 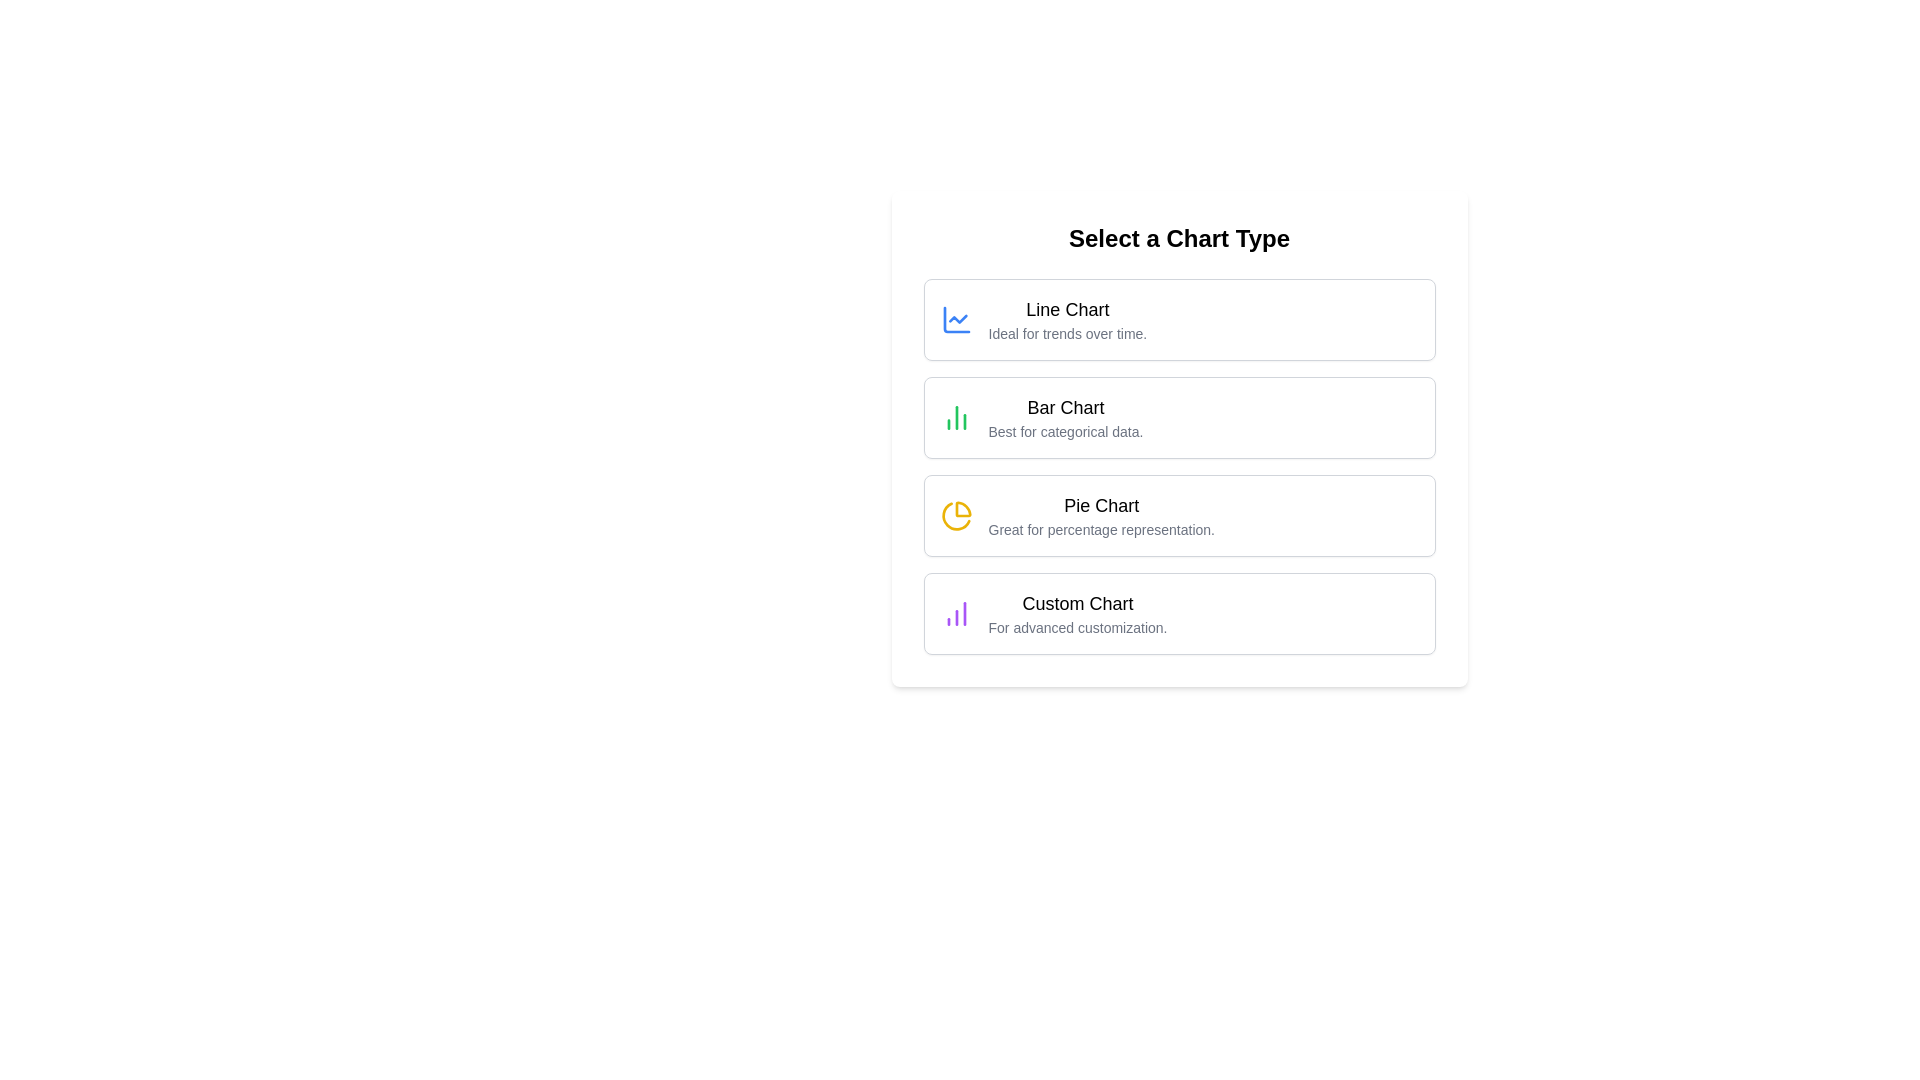 I want to click on the small blue square icon that features a minimalist line chart illustration, located to the left of the 'Line Chart' text, so click(x=955, y=319).